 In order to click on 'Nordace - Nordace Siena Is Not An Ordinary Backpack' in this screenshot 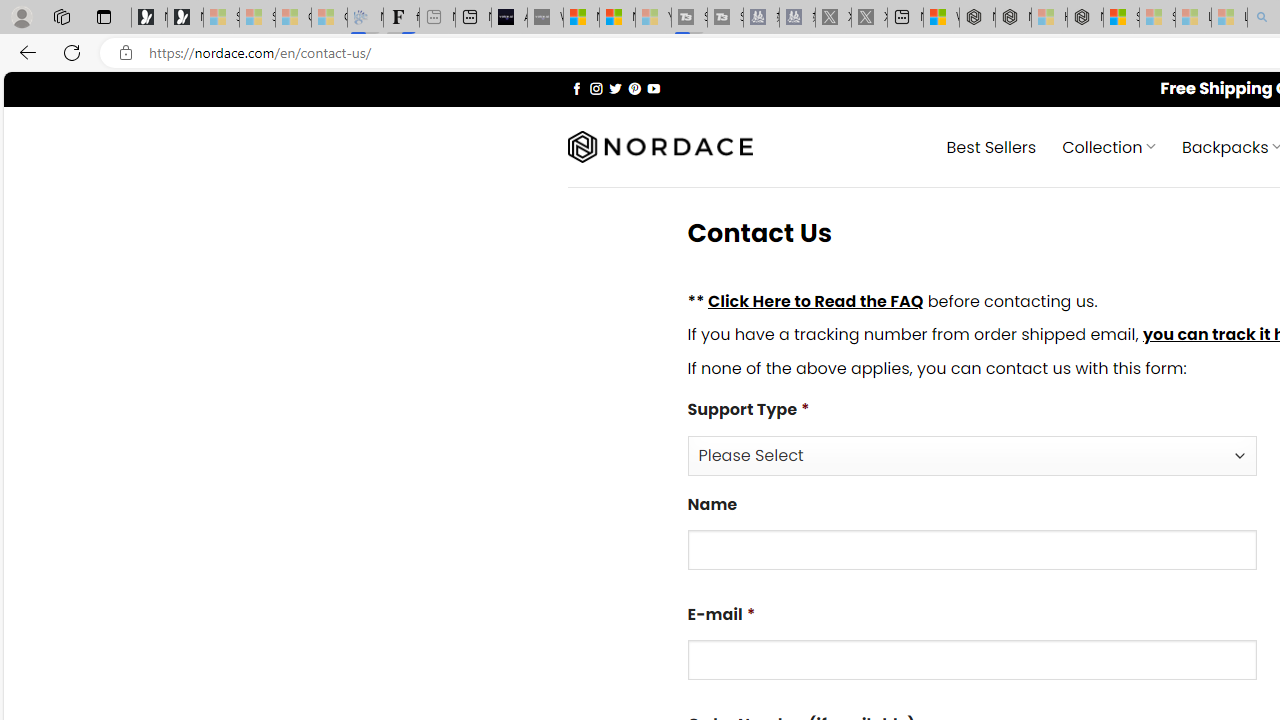, I will do `click(1084, 17)`.